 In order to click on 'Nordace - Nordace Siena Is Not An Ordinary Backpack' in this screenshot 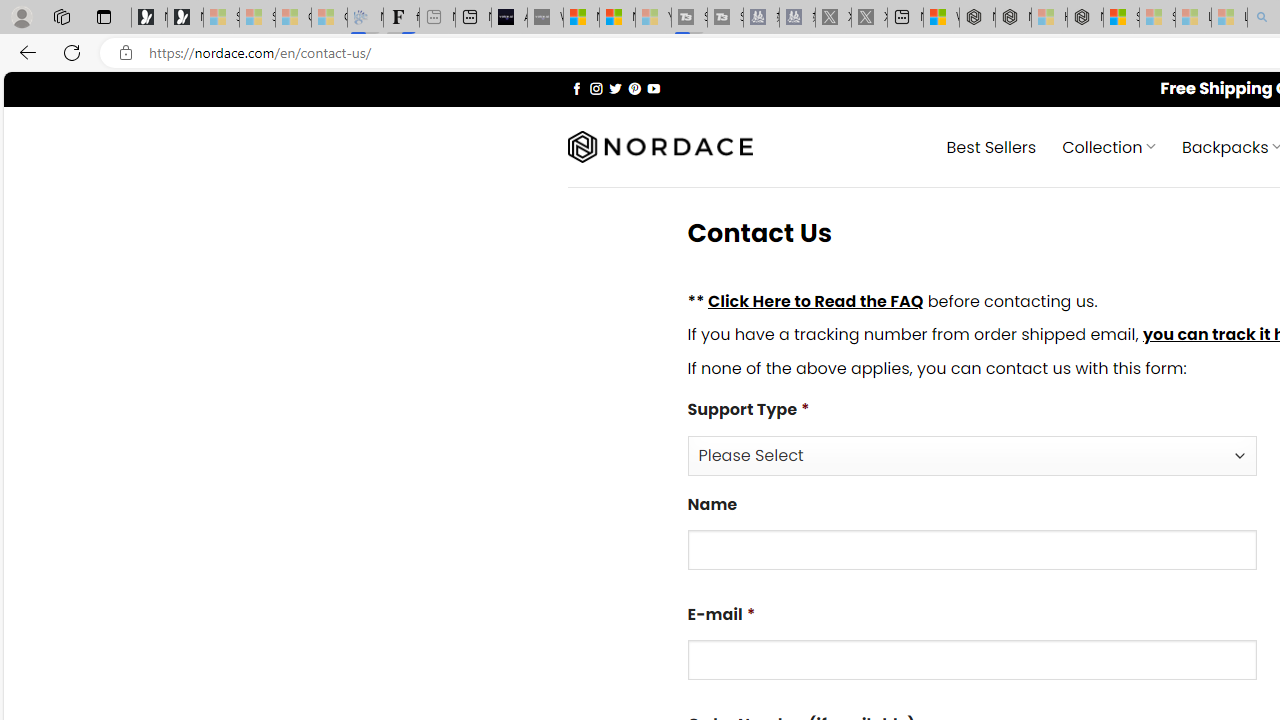, I will do `click(1084, 17)`.